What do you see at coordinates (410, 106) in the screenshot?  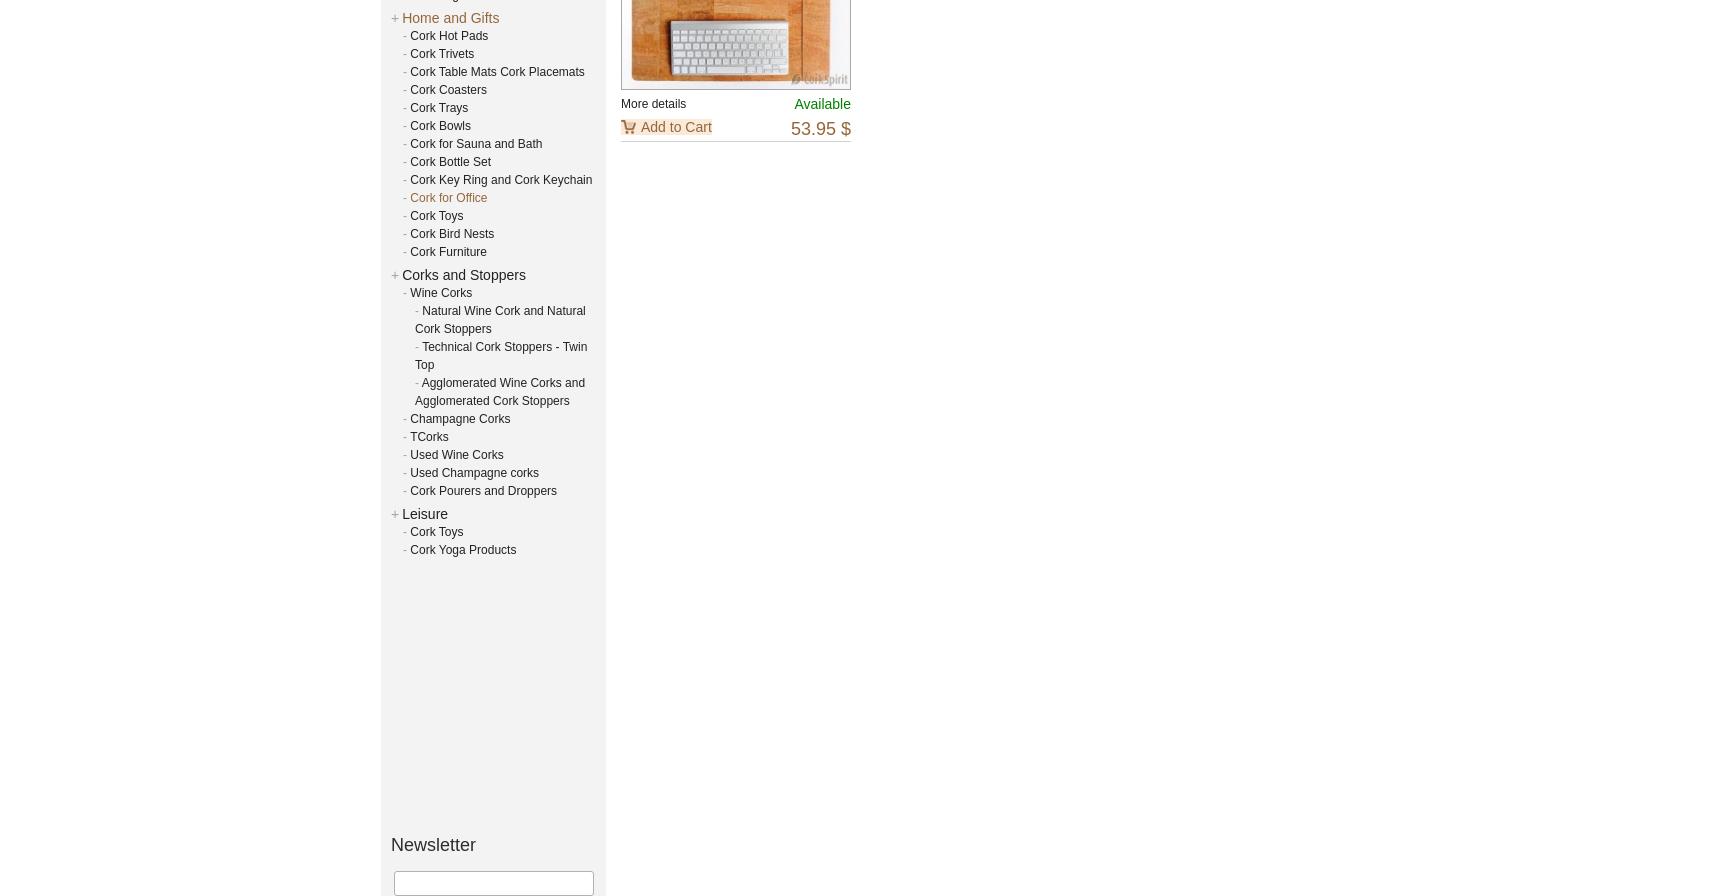 I see `'Cork Trays'` at bounding box center [410, 106].